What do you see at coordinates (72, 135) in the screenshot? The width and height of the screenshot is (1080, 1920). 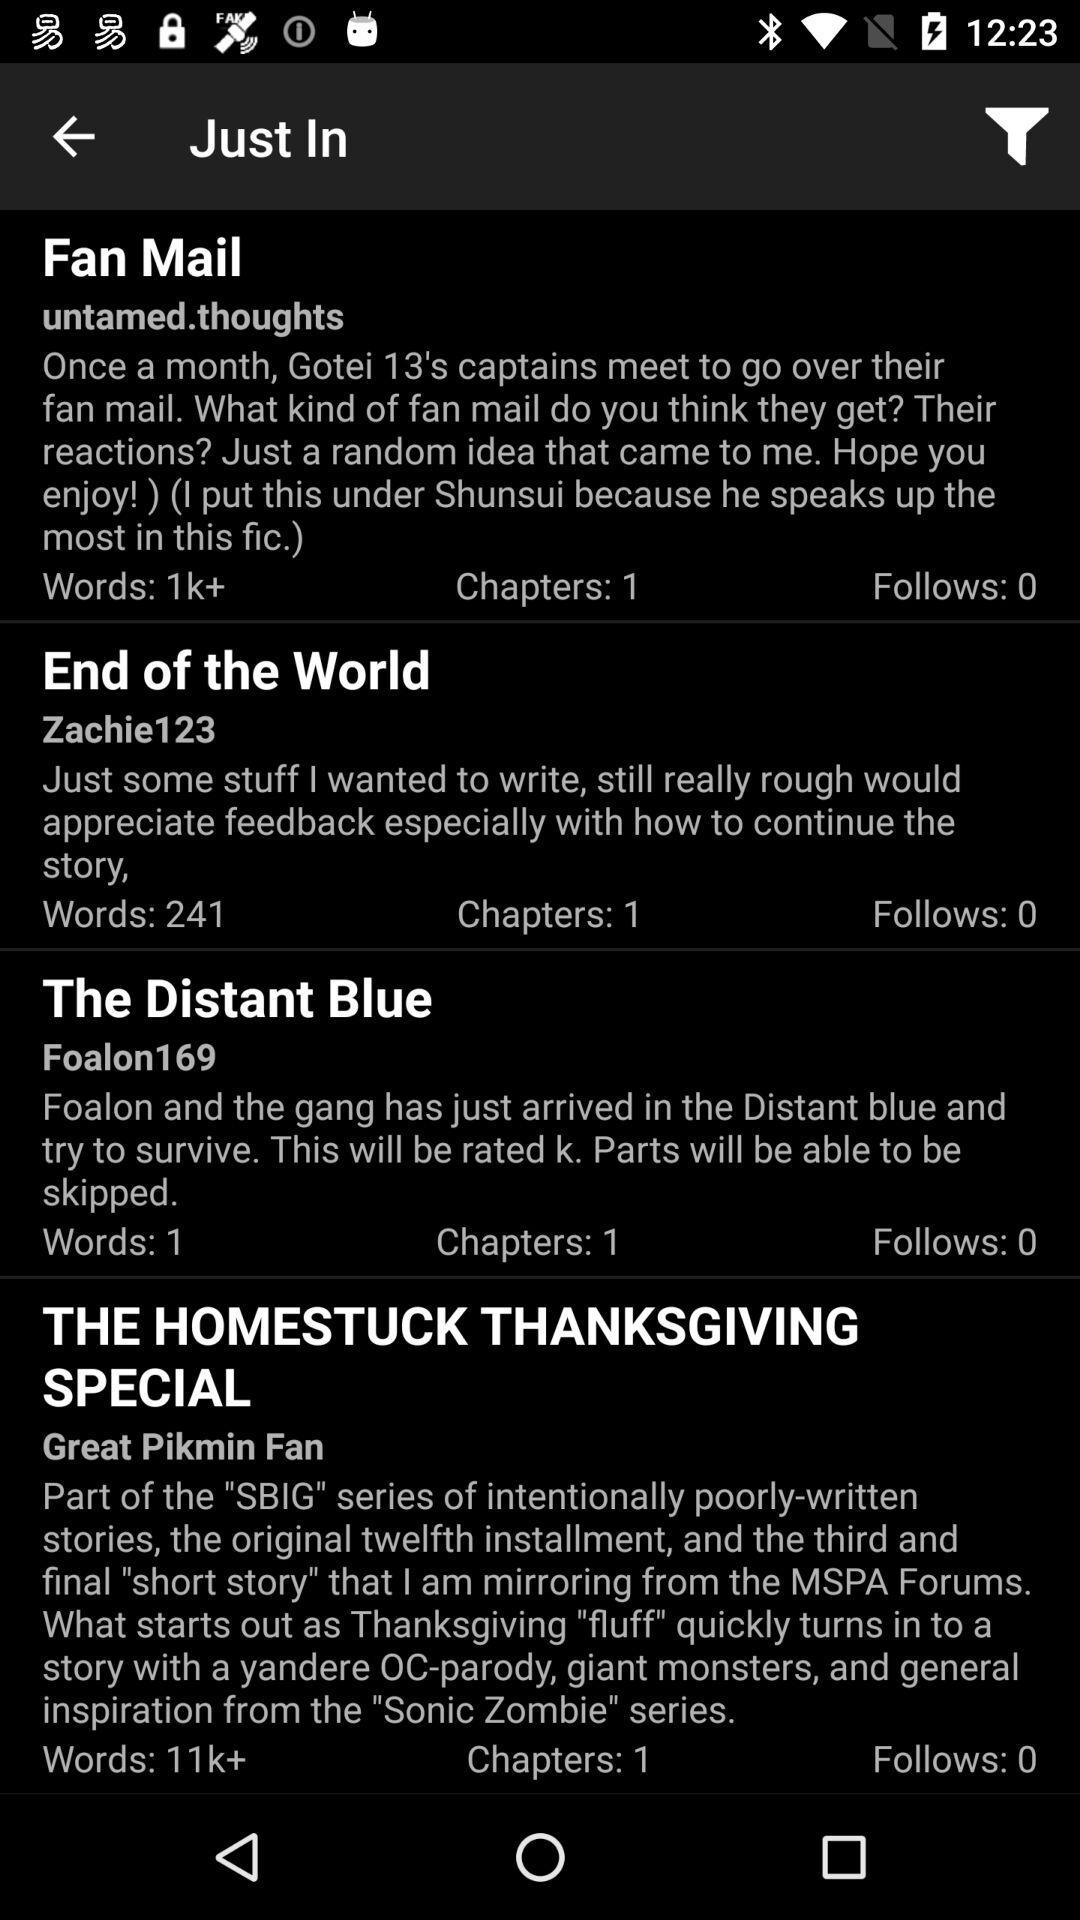 I see `the icon above fan mail` at bounding box center [72, 135].